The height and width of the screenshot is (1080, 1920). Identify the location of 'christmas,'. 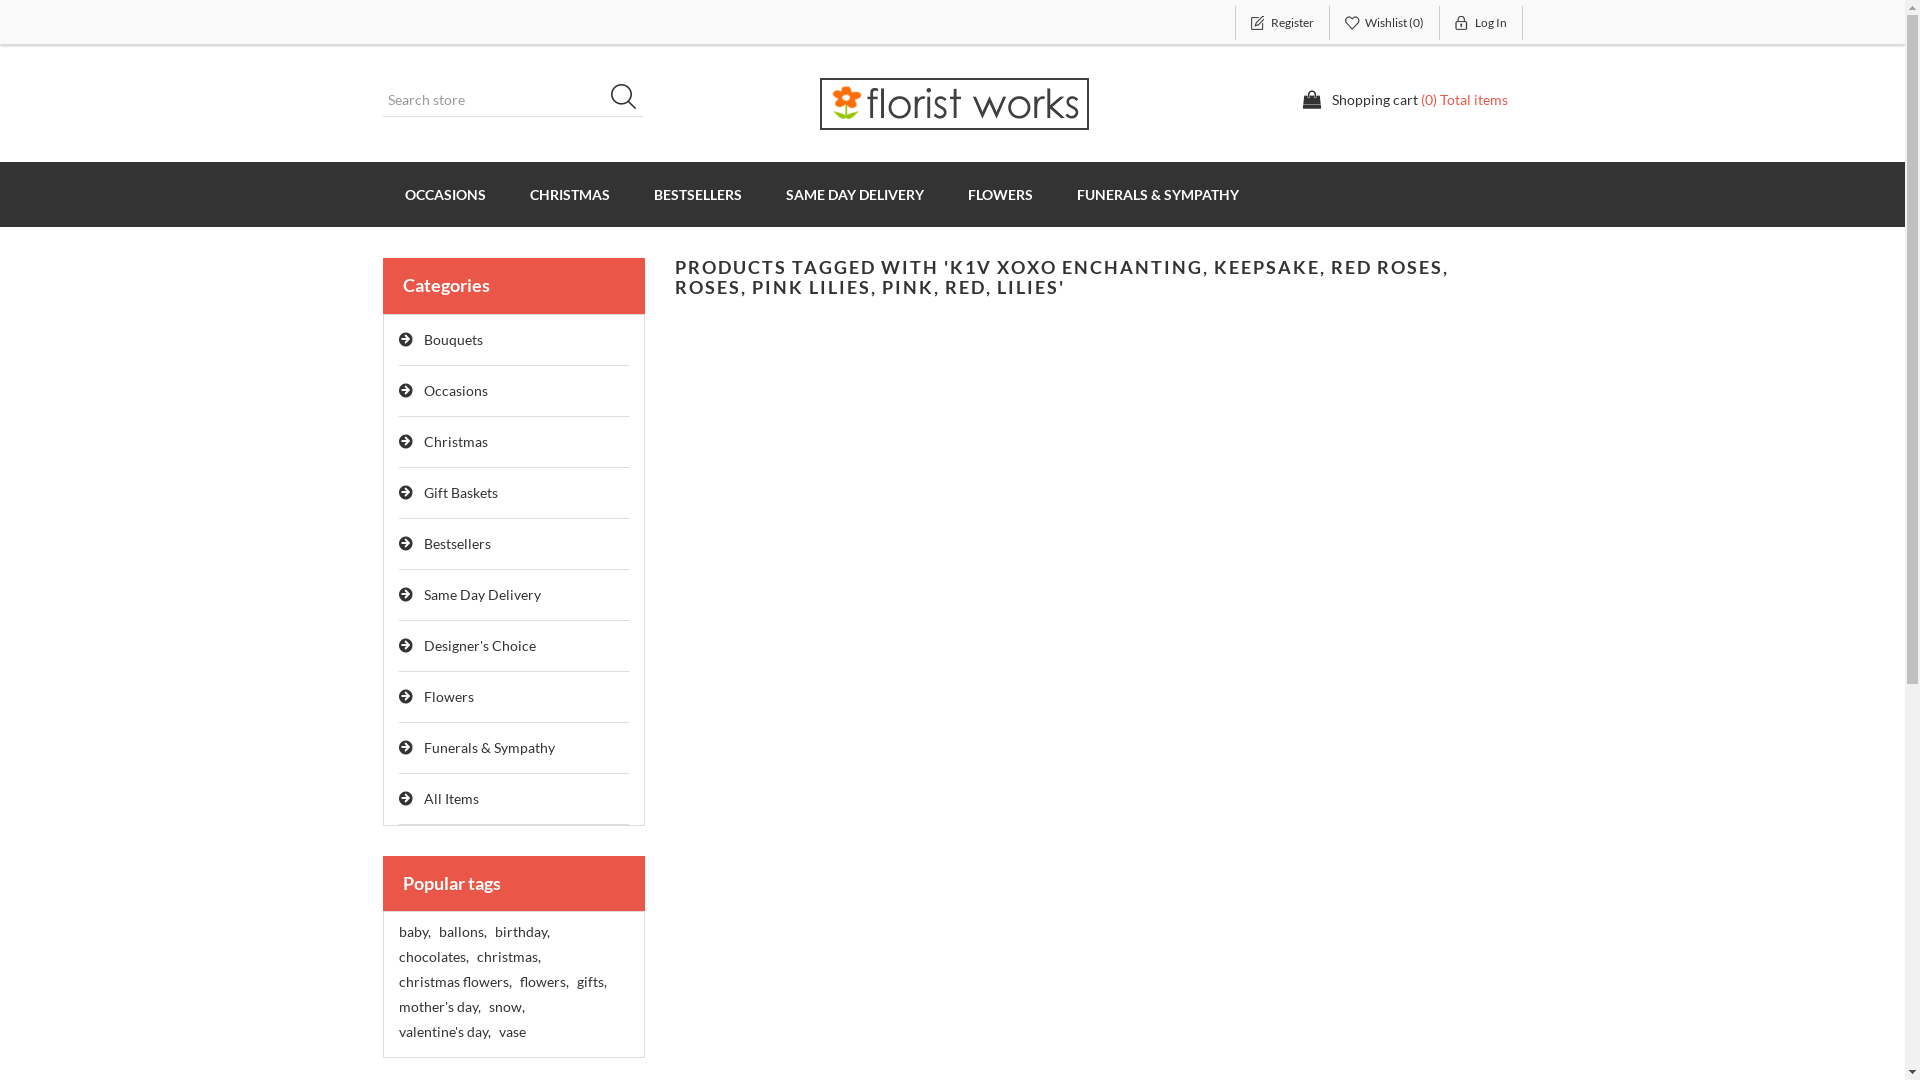
(474, 955).